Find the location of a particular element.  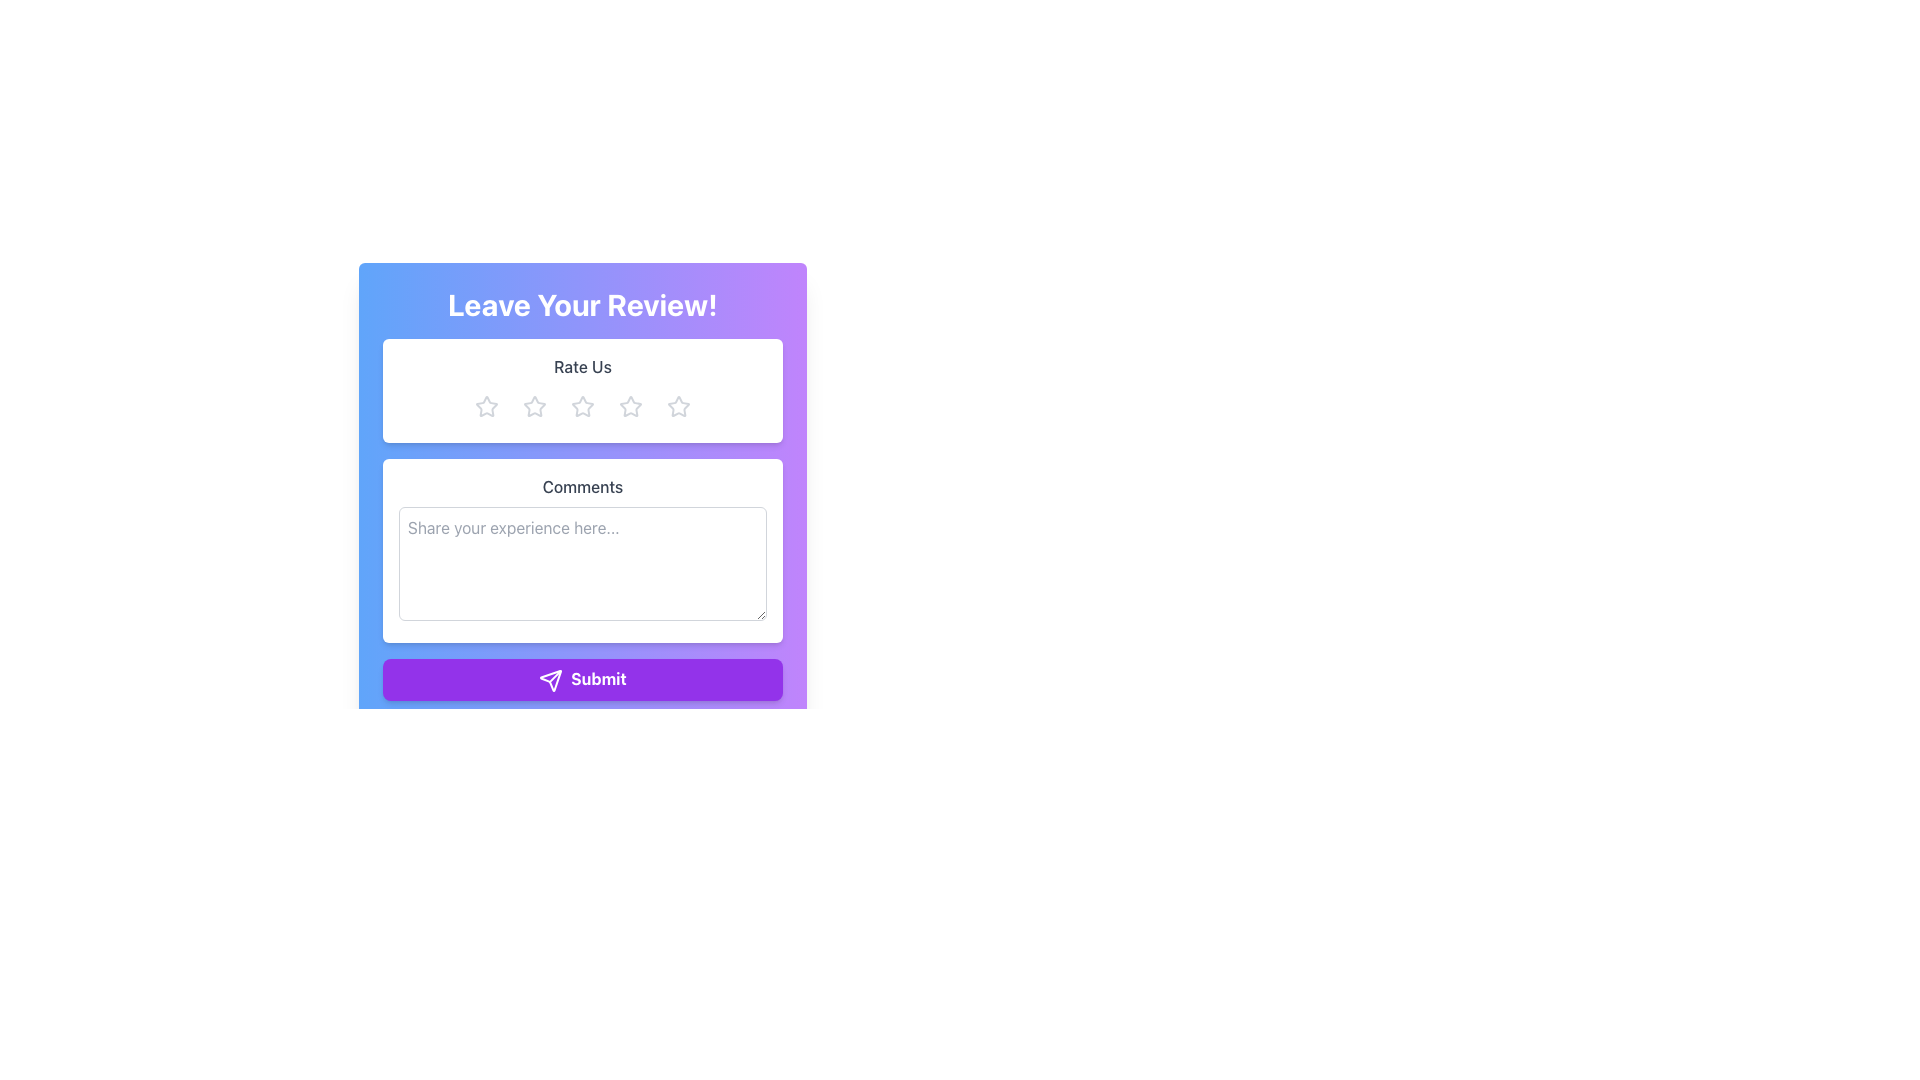

existing text in the textarea input field located in the 'Comments' section beneath the title, allowing for editing is located at coordinates (581, 563).